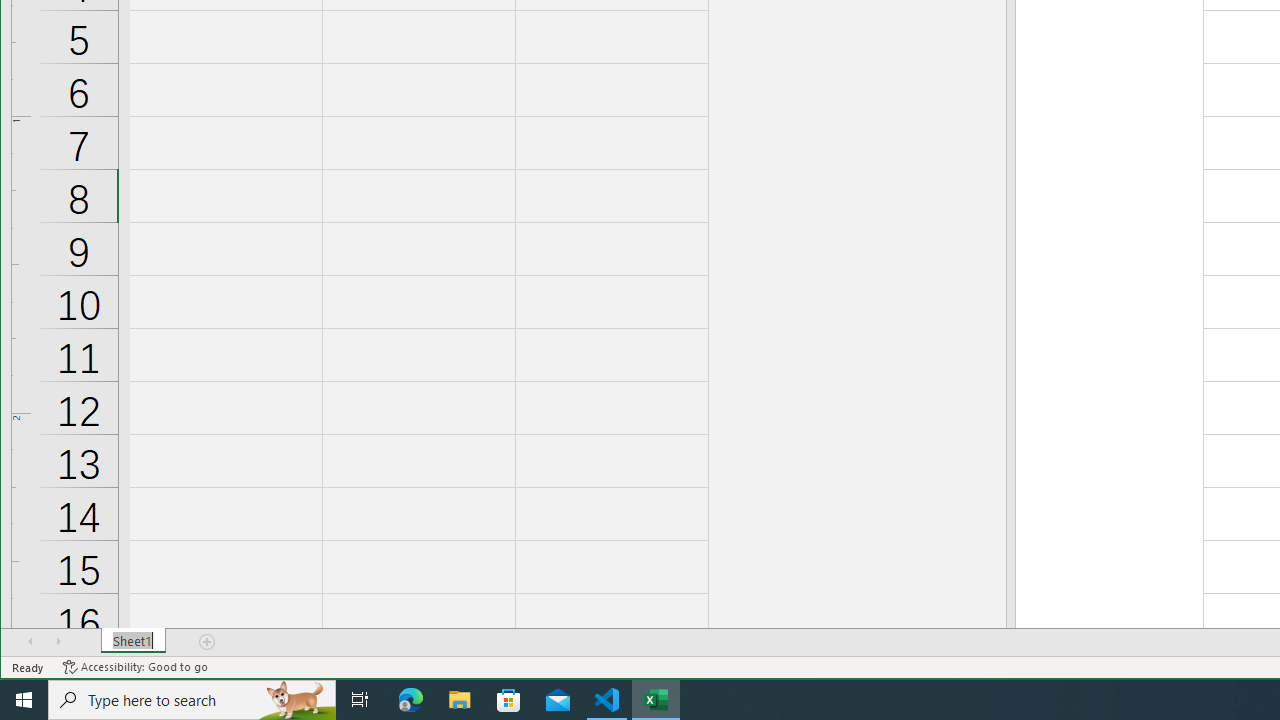 This screenshot has width=1280, height=720. I want to click on 'Search highlights icon opens search home window', so click(294, 698).